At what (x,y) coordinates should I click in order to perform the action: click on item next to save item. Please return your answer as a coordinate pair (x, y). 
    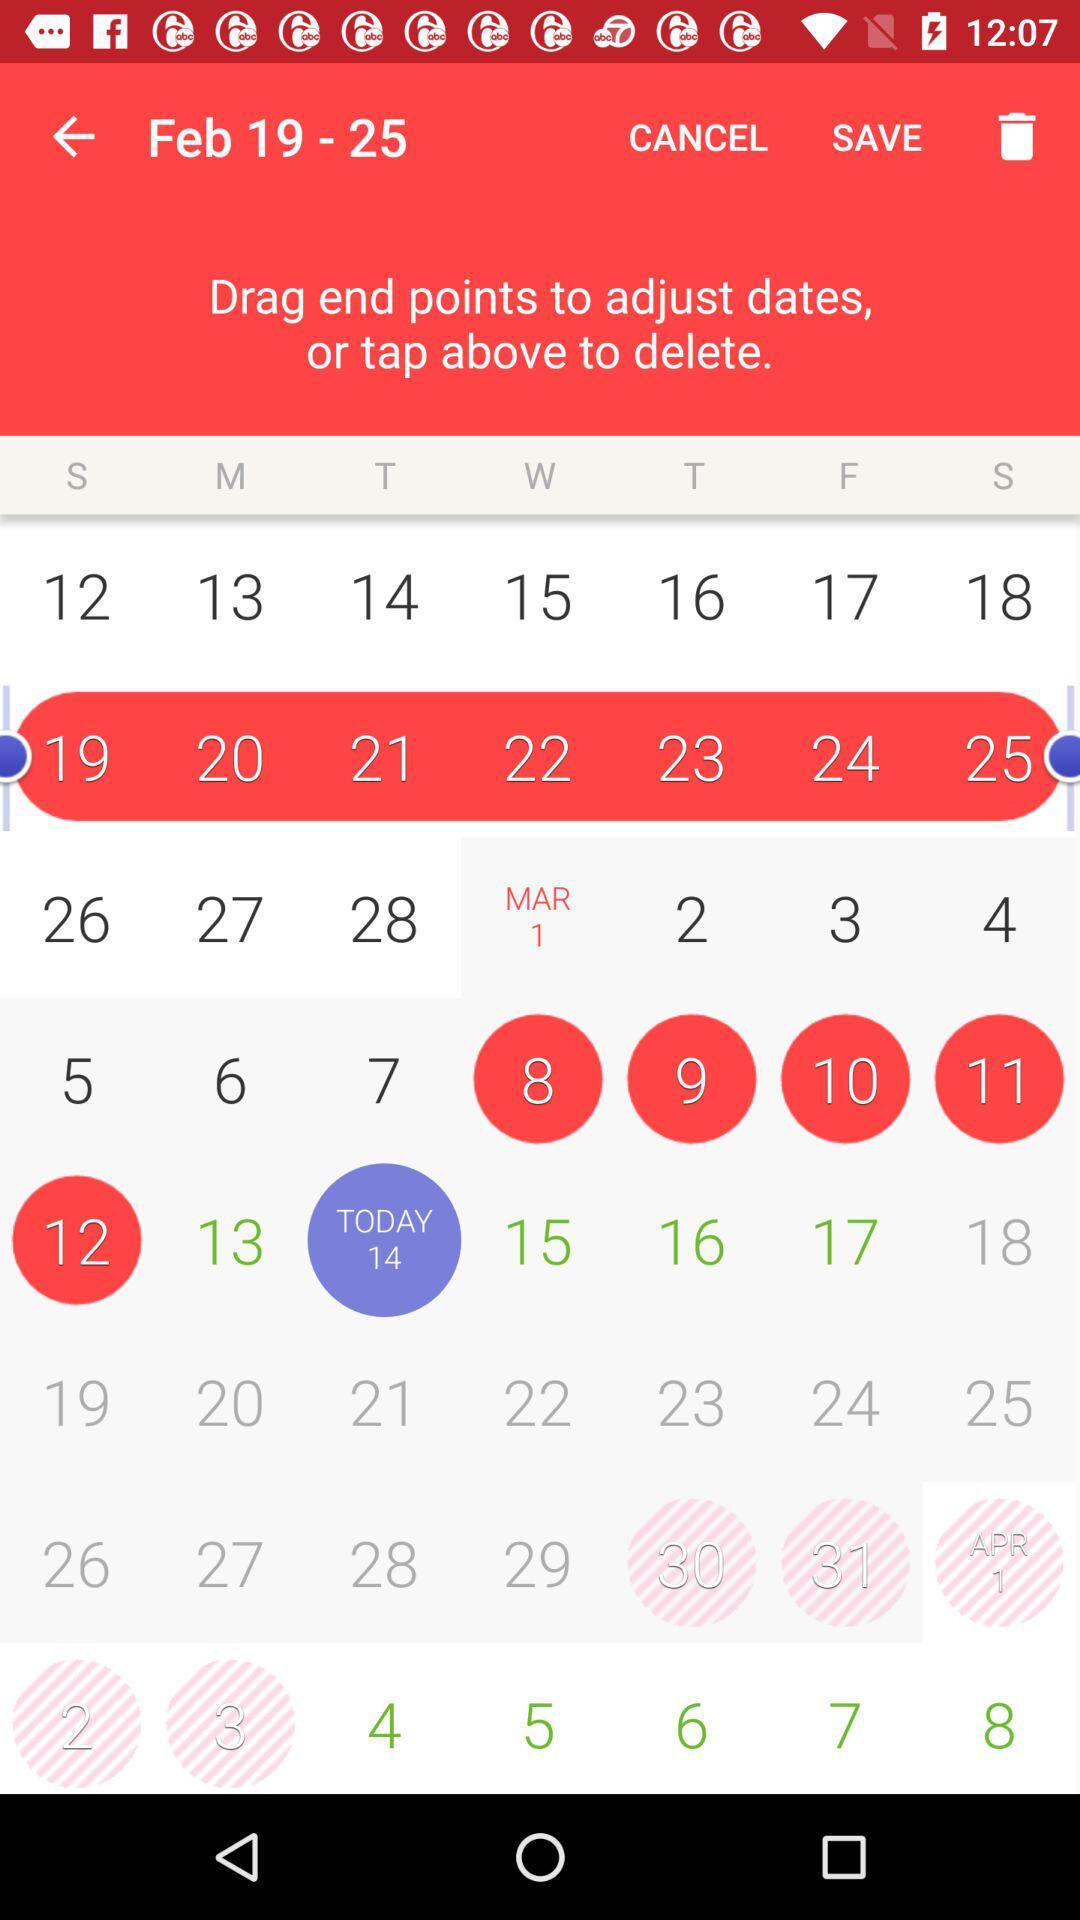
    Looking at the image, I should click on (697, 135).